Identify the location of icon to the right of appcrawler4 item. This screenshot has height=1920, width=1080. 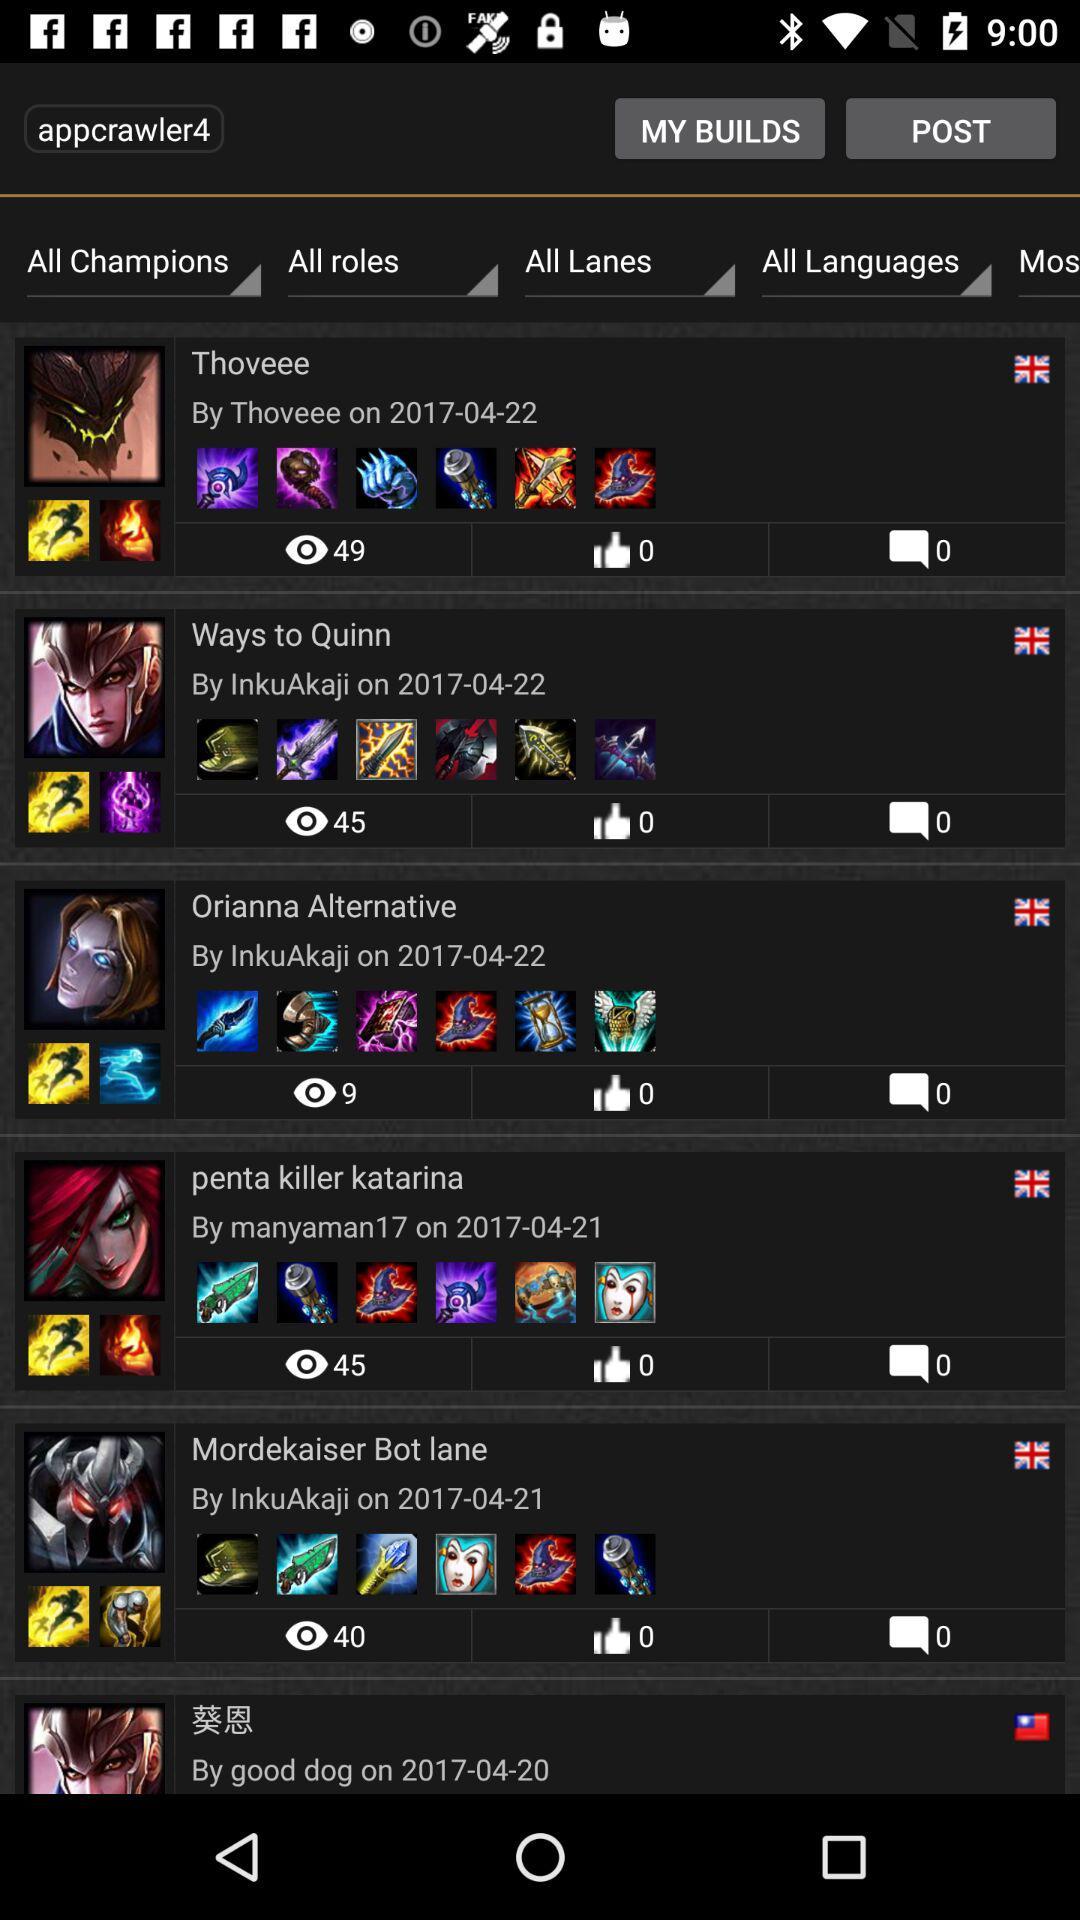
(720, 127).